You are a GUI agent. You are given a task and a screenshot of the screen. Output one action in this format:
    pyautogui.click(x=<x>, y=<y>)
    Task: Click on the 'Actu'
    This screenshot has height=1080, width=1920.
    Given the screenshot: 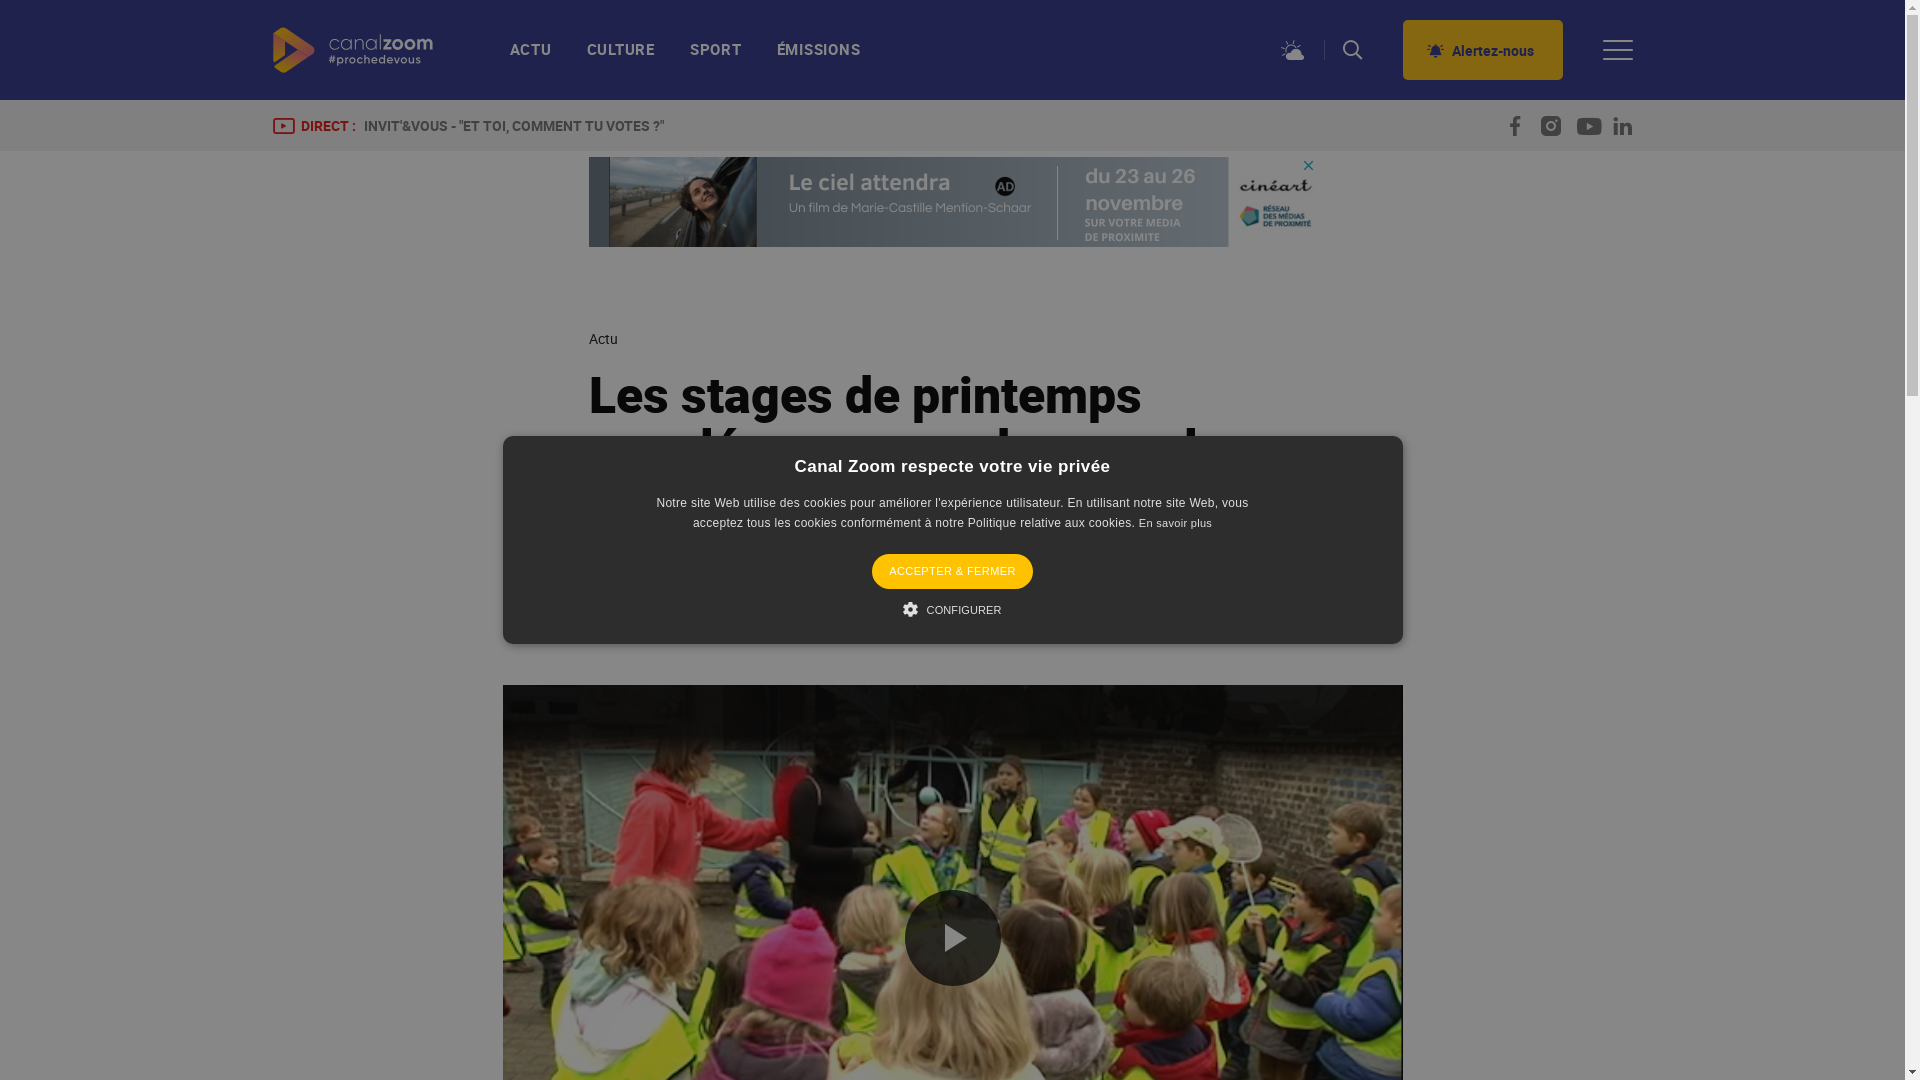 What is the action you would take?
    pyautogui.click(x=601, y=338)
    